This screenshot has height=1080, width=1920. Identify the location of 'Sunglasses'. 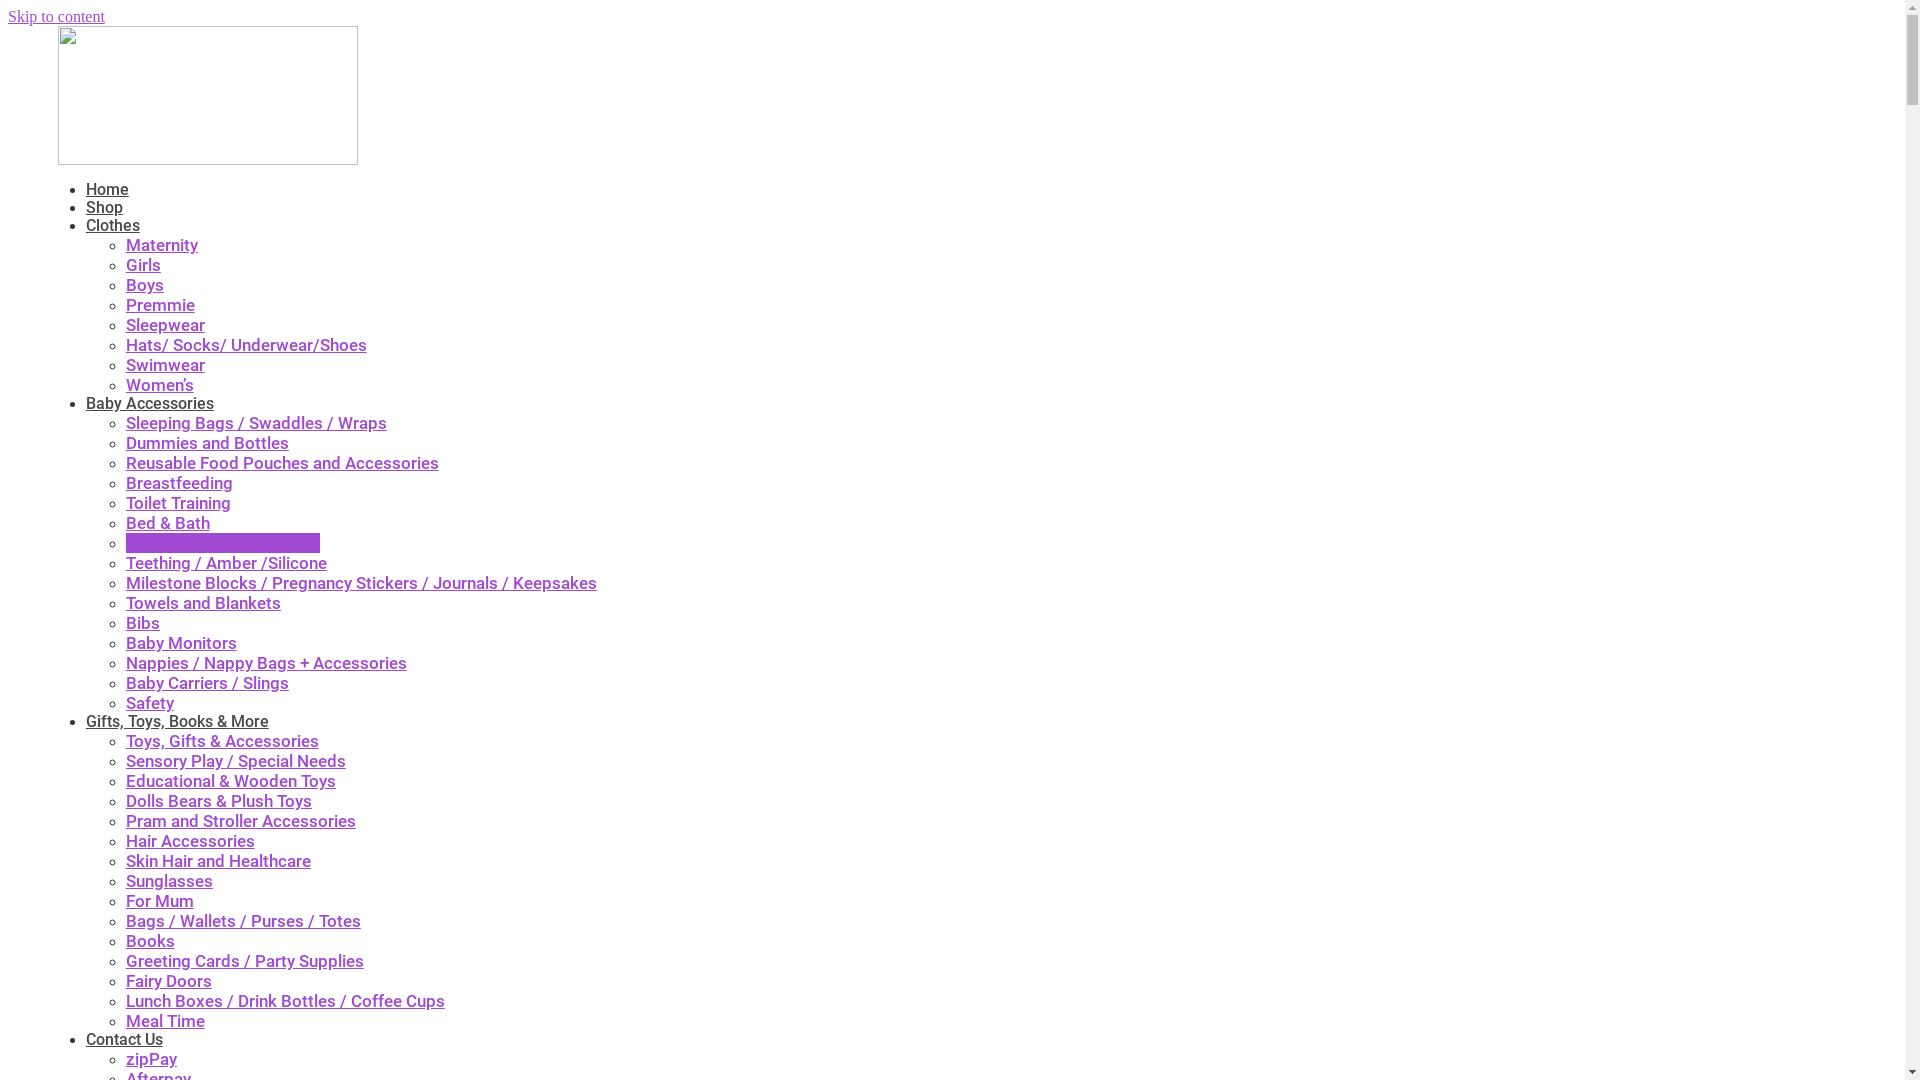
(169, 879).